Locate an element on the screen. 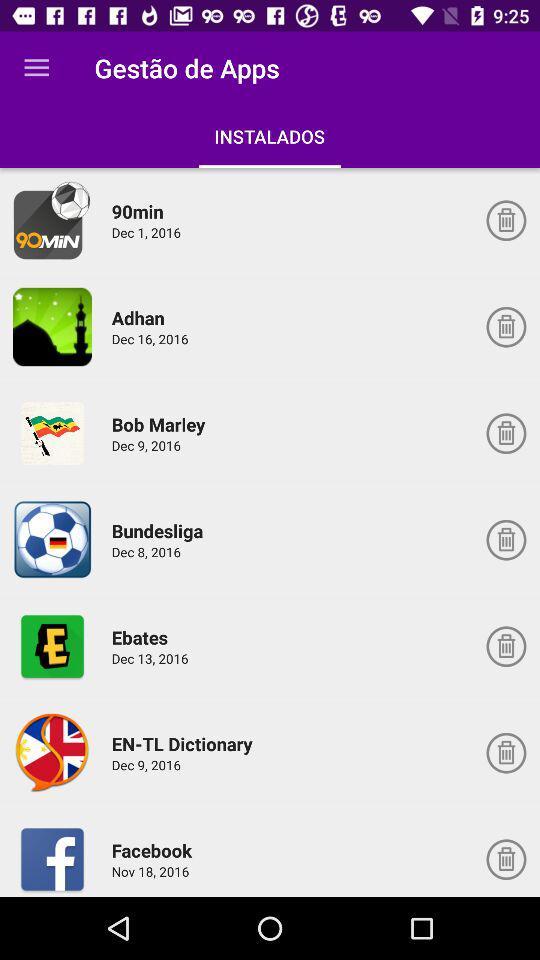 This screenshot has width=540, height=960. uninstall application is located at coordinates (505, 752).